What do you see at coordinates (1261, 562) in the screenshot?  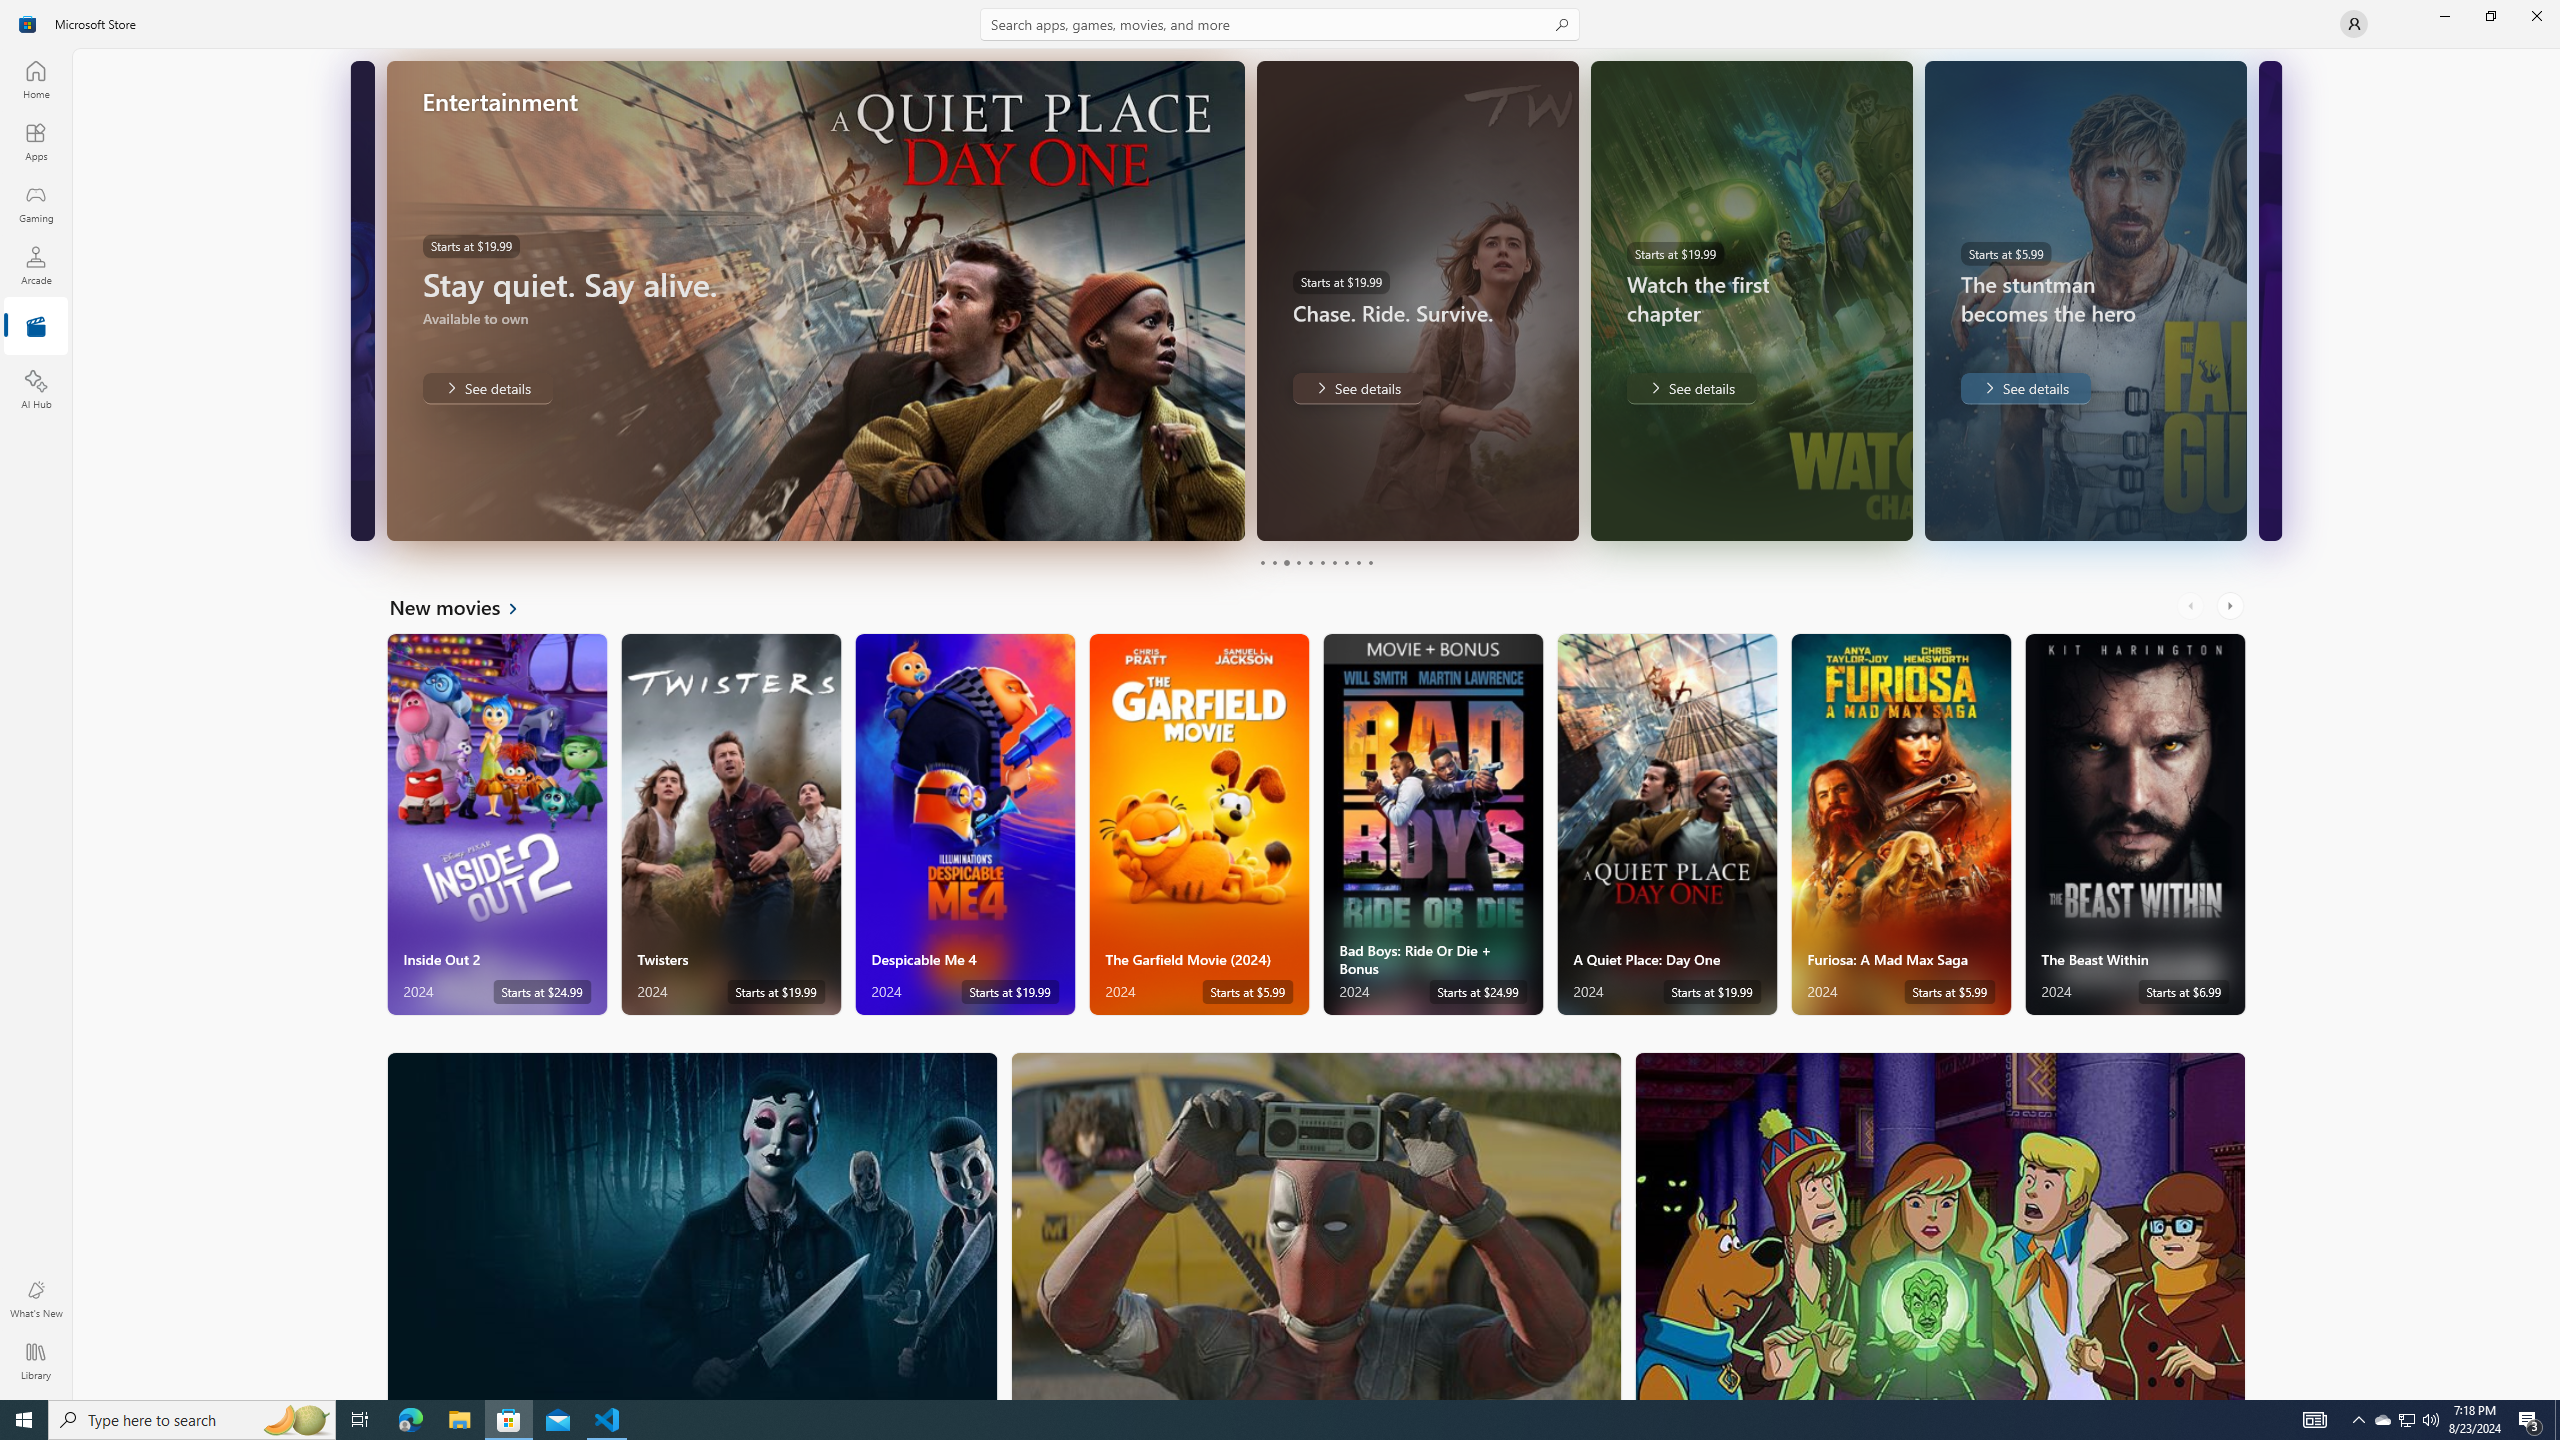 I see `'Page 1'` at bounding box center [1261, 562].